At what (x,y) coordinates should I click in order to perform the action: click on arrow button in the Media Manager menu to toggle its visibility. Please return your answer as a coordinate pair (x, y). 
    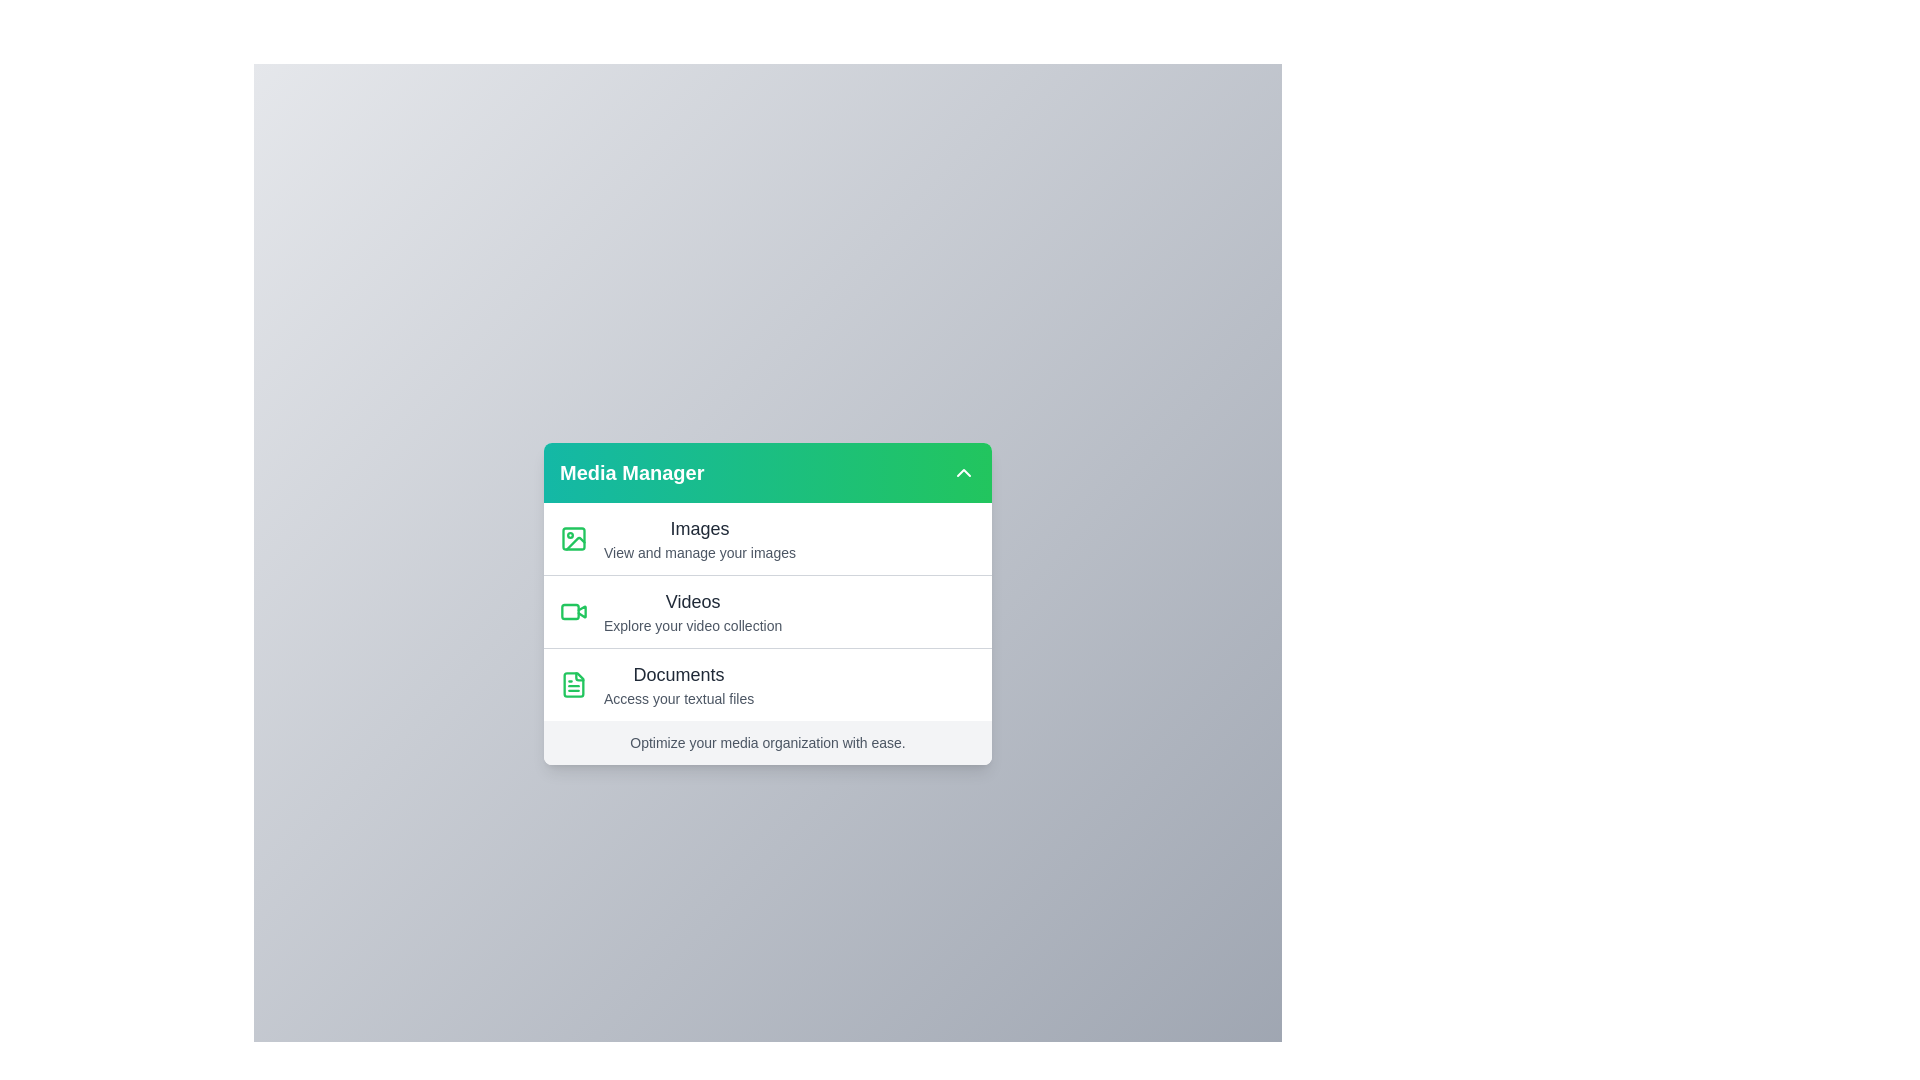
    Looking at the image, I should click on (964, 473).